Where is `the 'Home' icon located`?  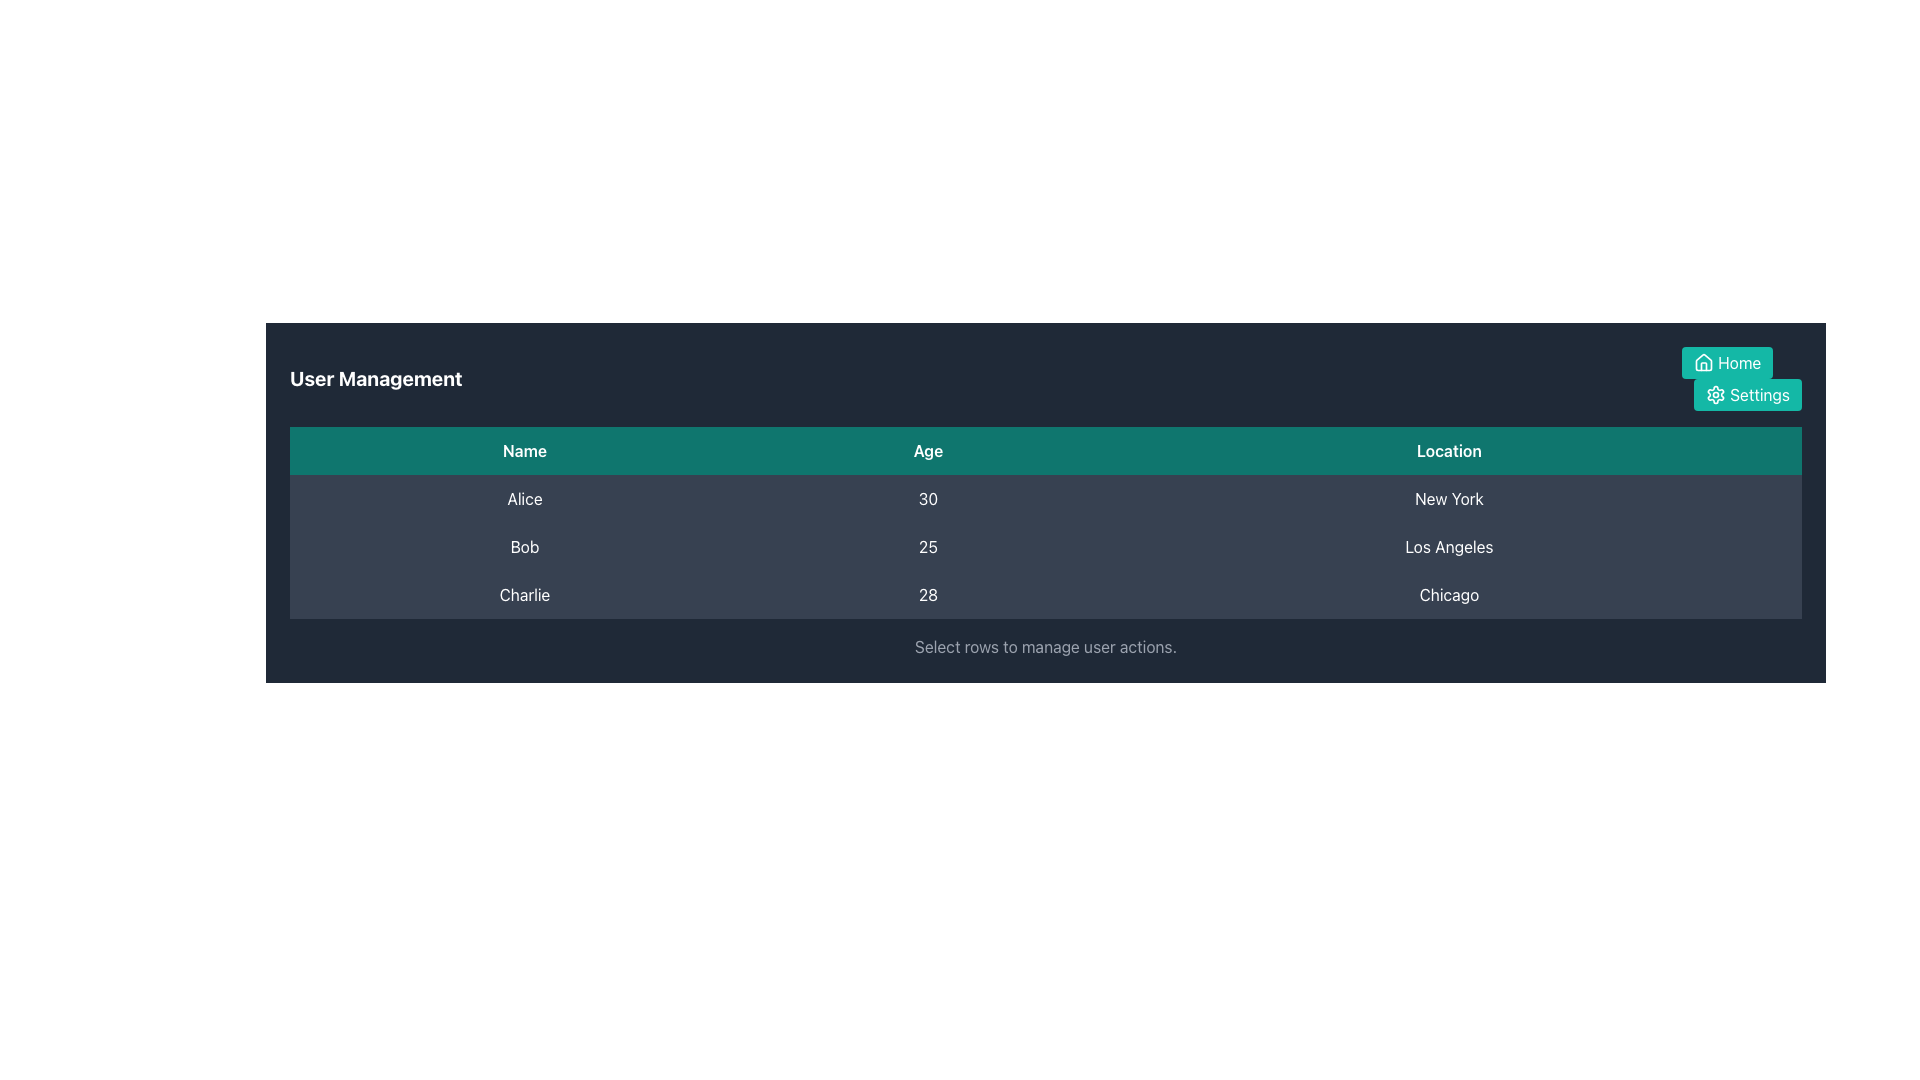 the 'Home' icon located is located at coordinates (1703, 362).